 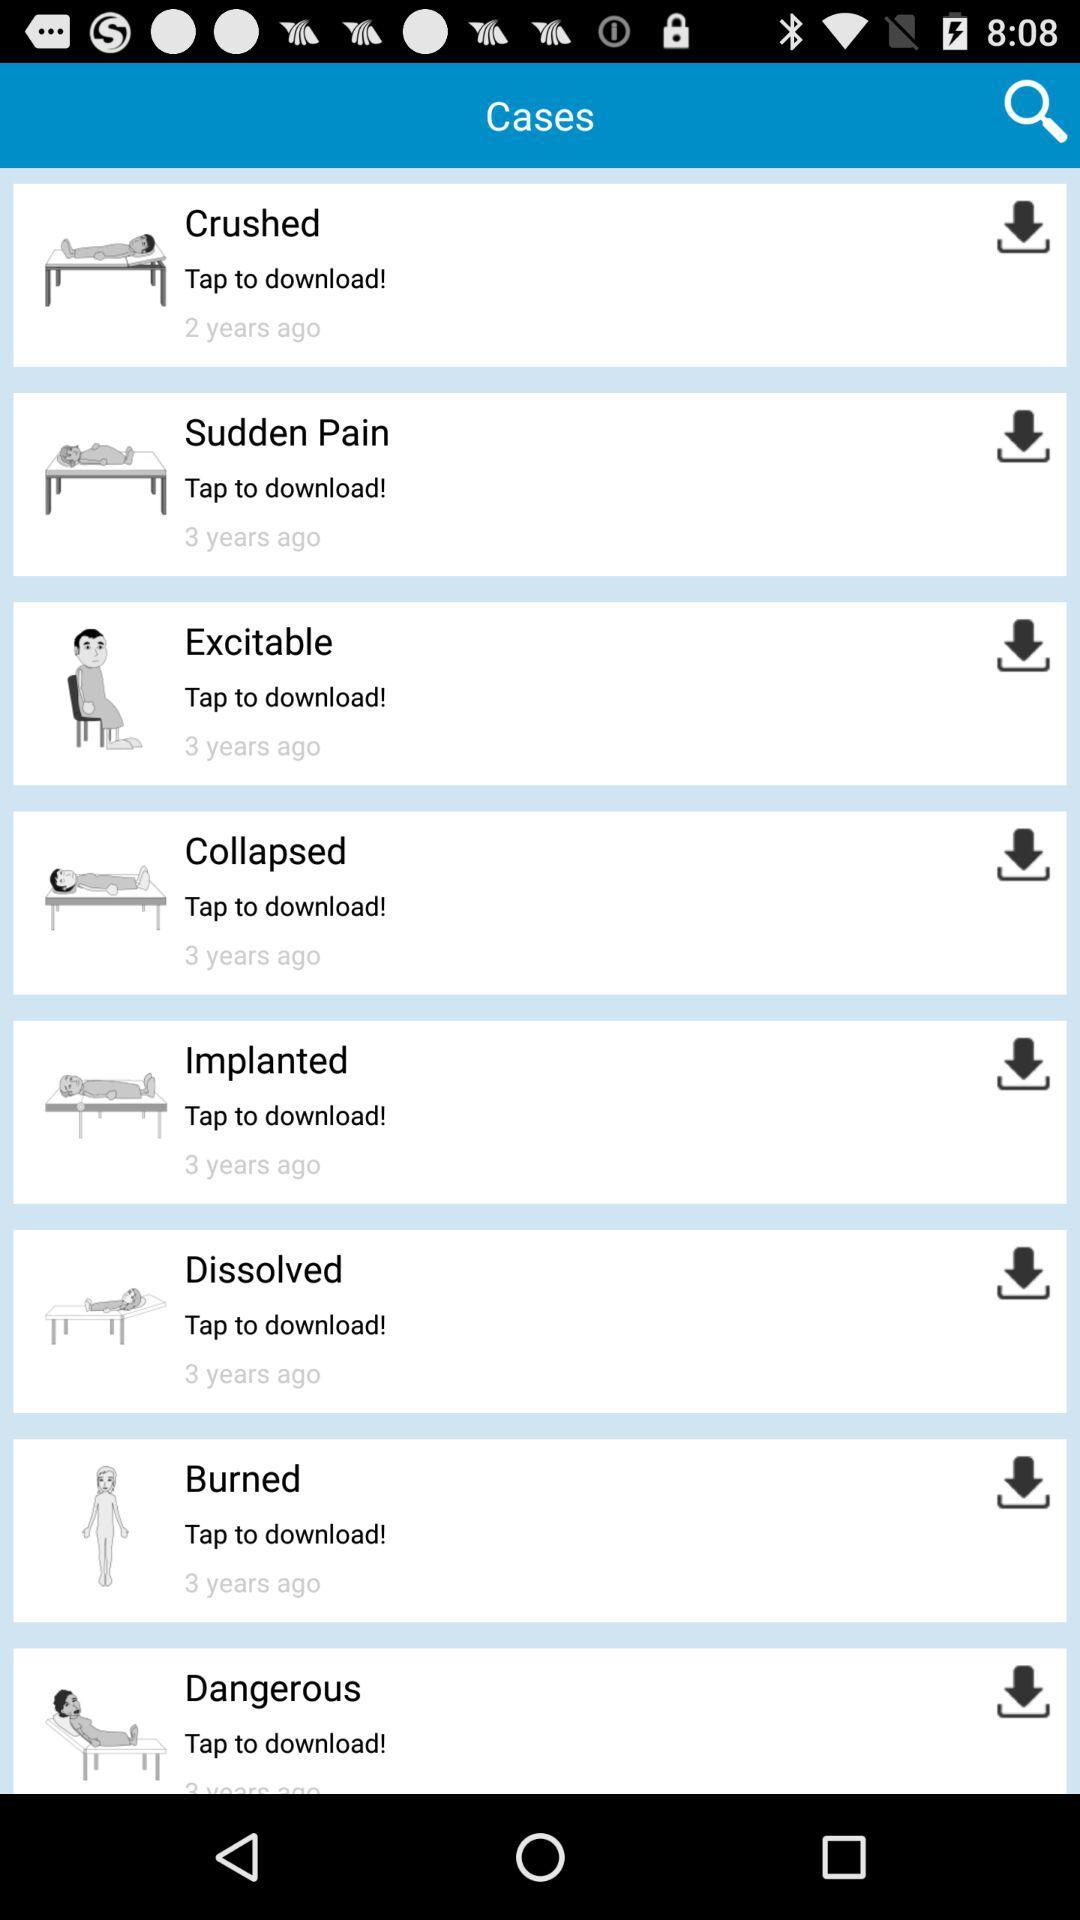 I want to click on the search icon, so click(x=1035, y=117).